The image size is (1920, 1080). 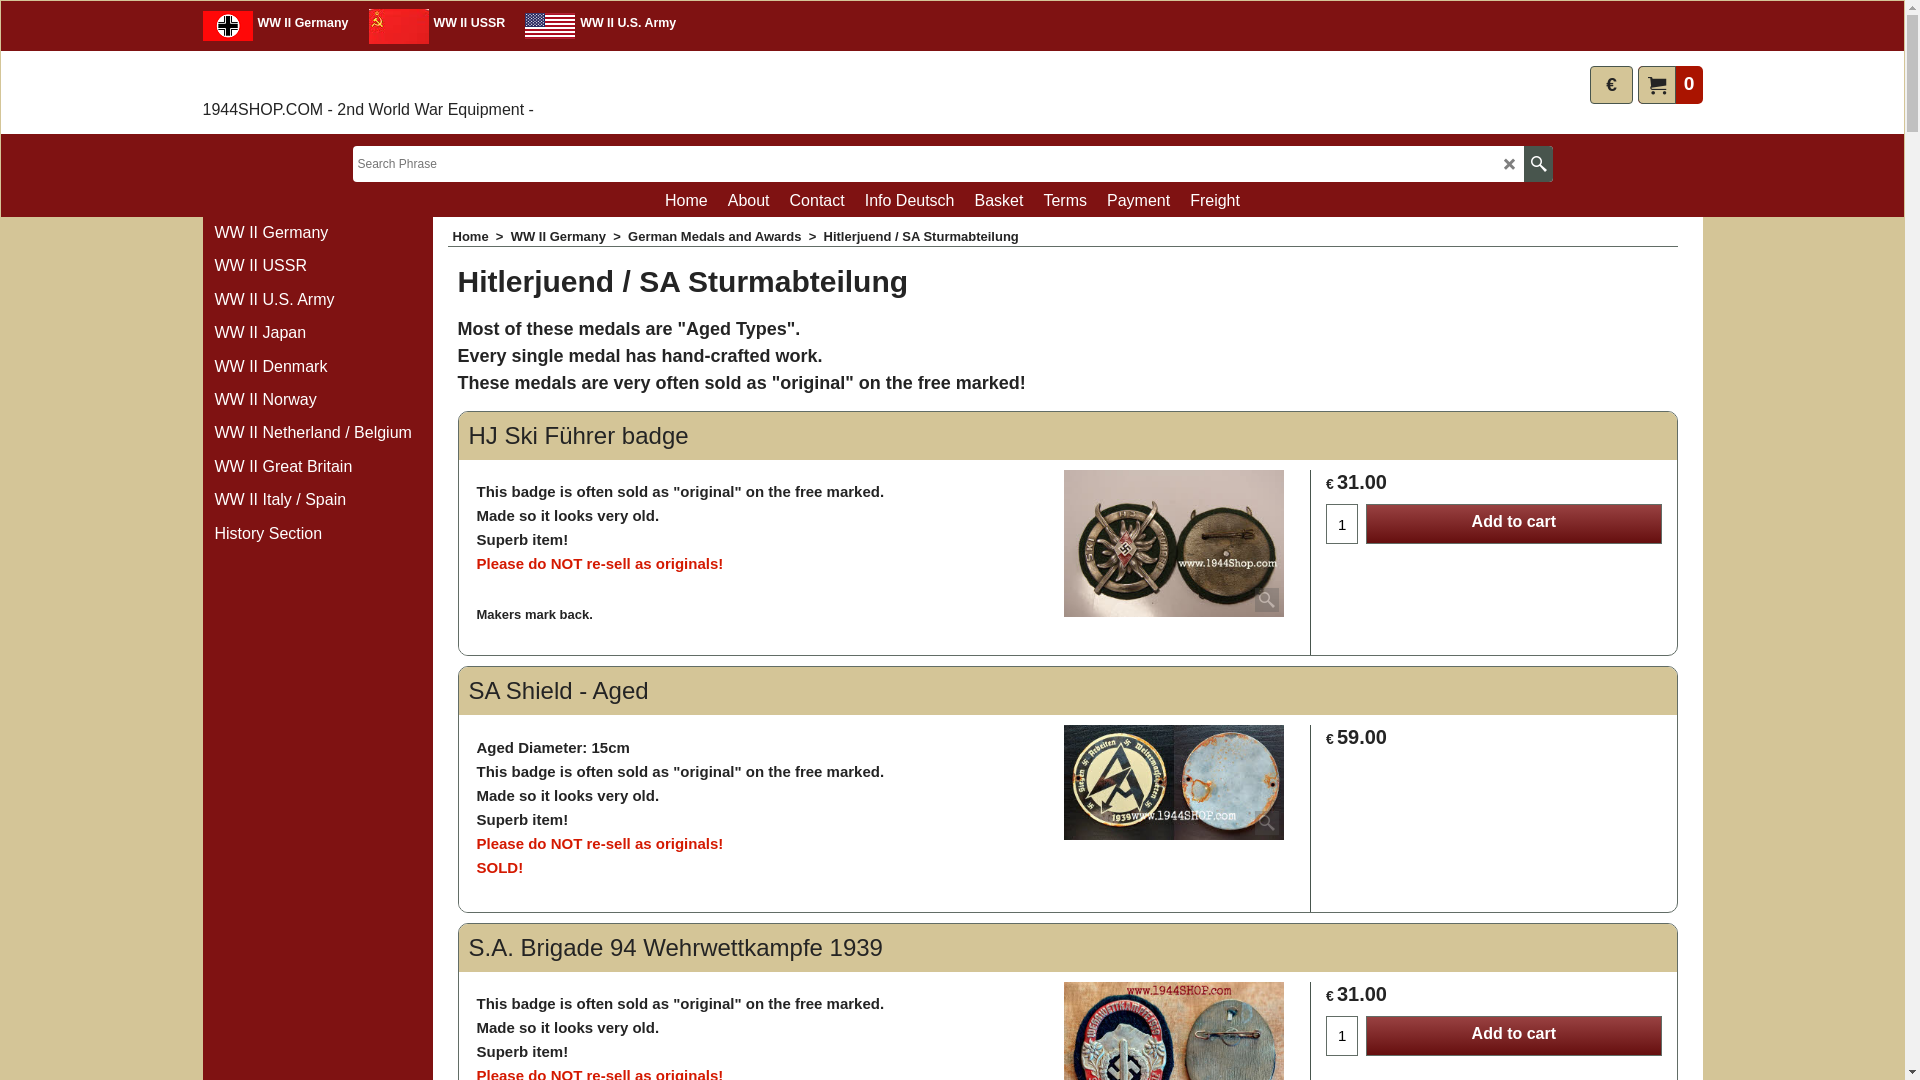 I want to click on 'LD_CANCEL', so click(x=1503, y=162).